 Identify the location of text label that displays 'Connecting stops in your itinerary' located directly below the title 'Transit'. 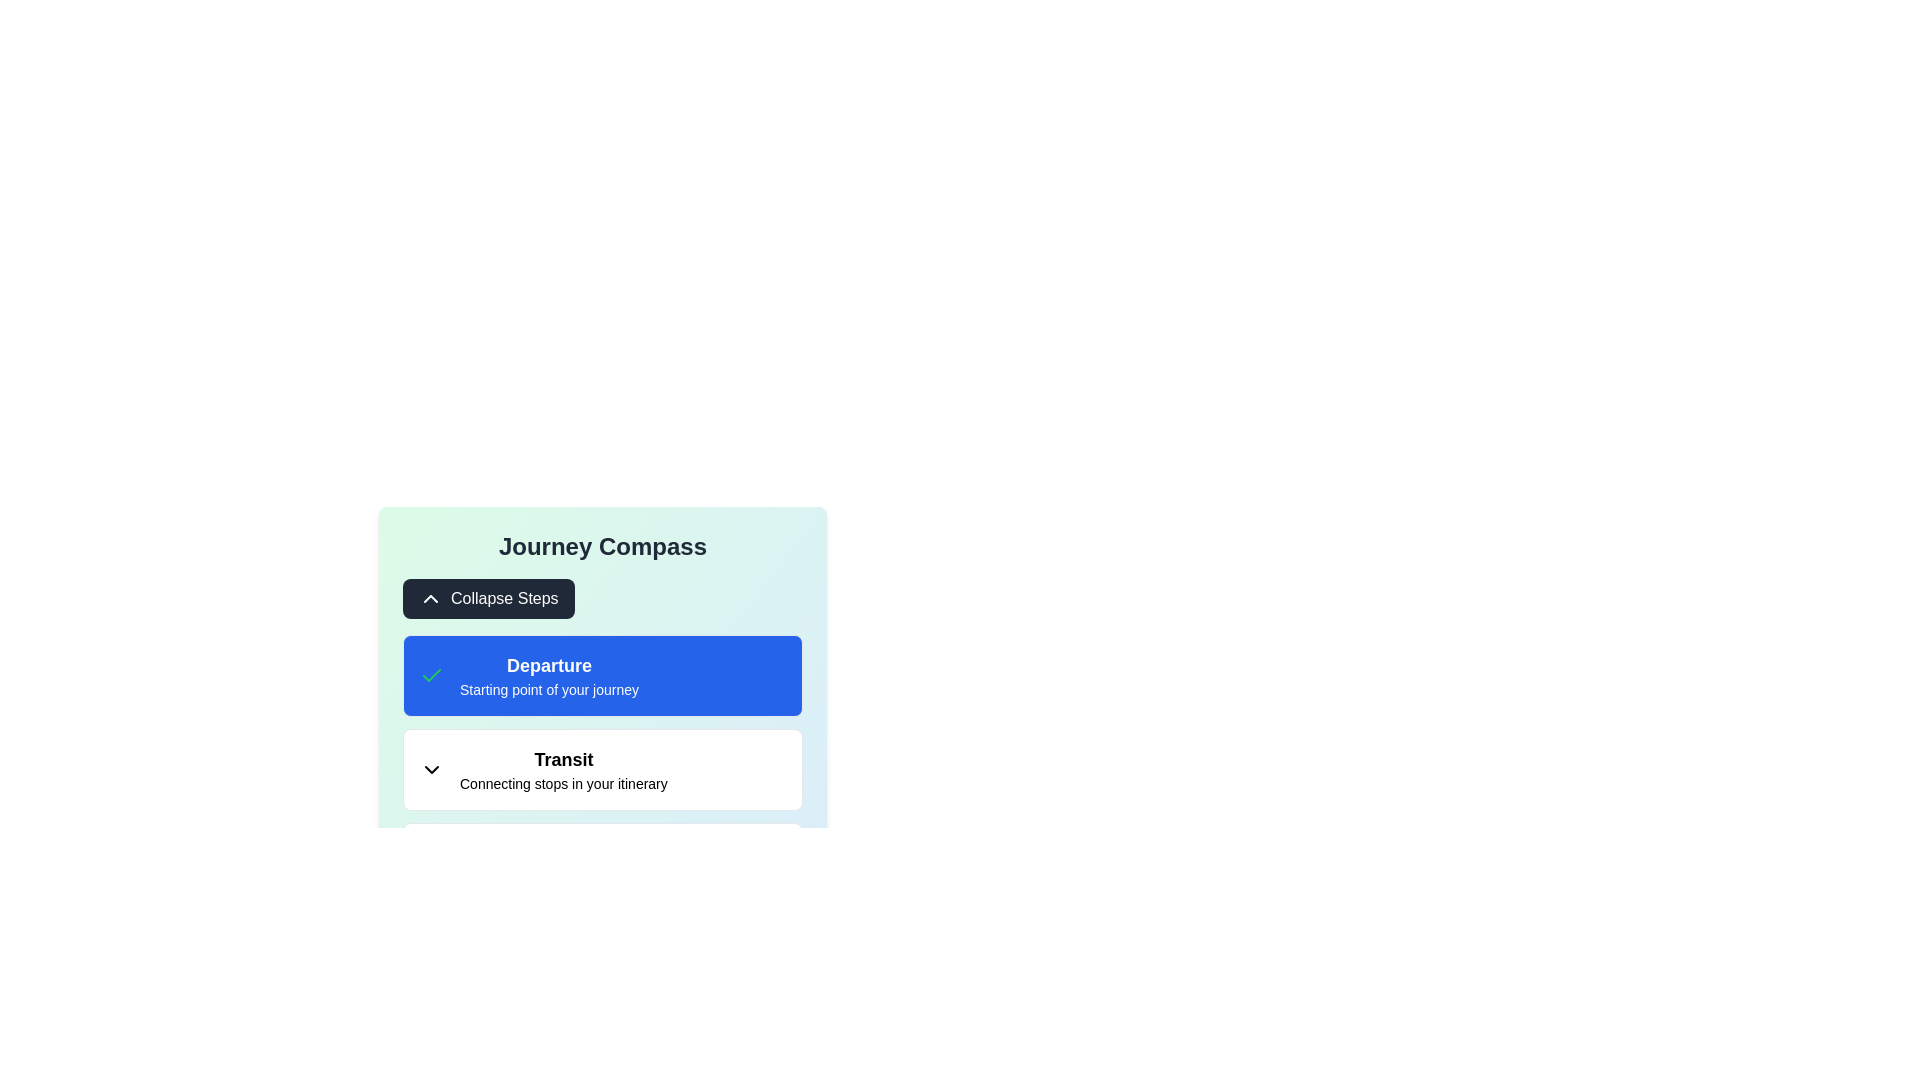
(562, 782).